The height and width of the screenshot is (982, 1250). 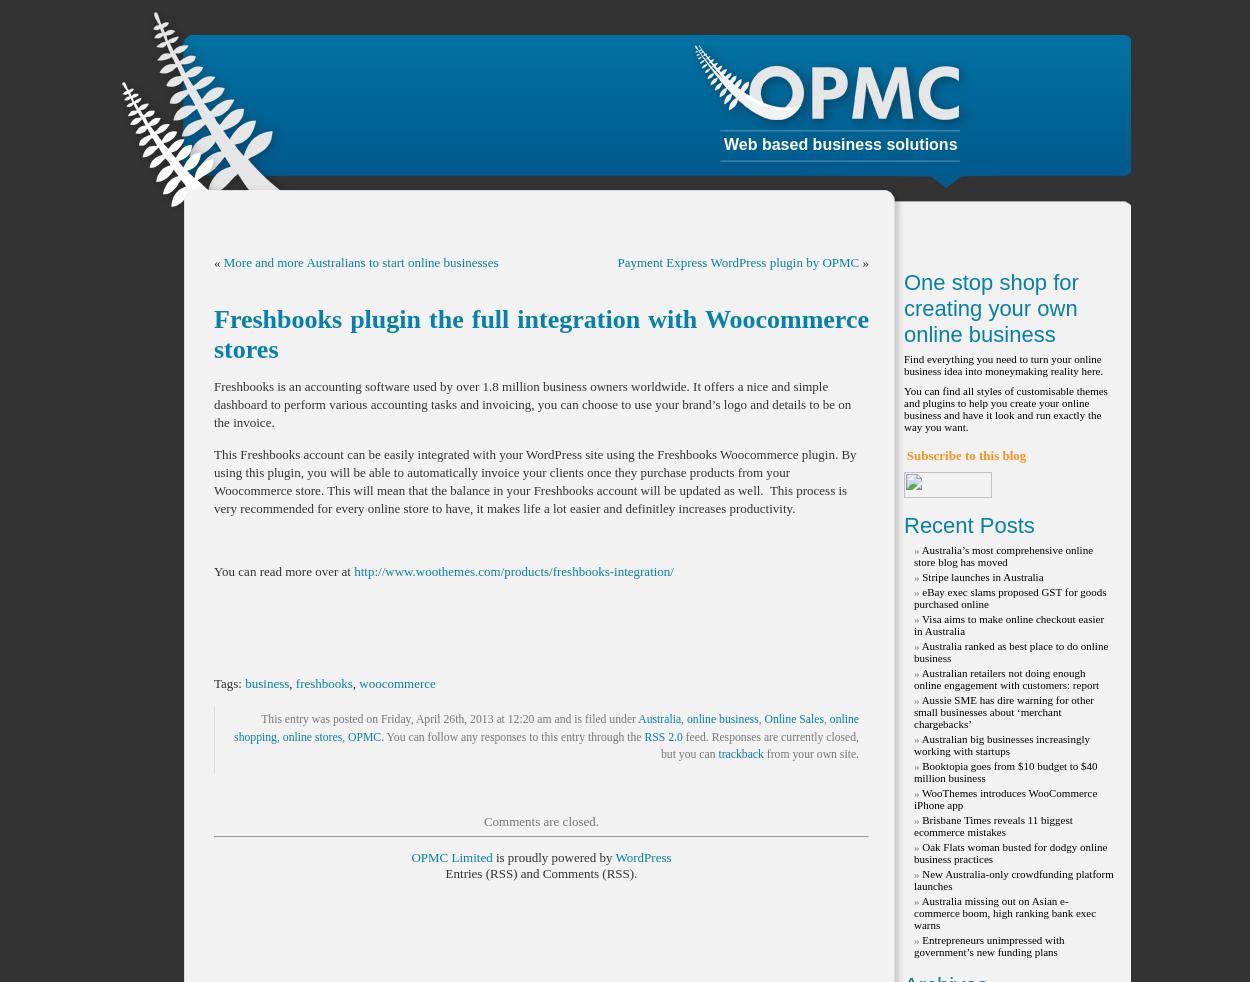 What do you see at coordinates (1005, 798) in the screenshot?
I see `'WooThemes introduces WooCommerce iPhone app'` at bounding box center [1005, 798].